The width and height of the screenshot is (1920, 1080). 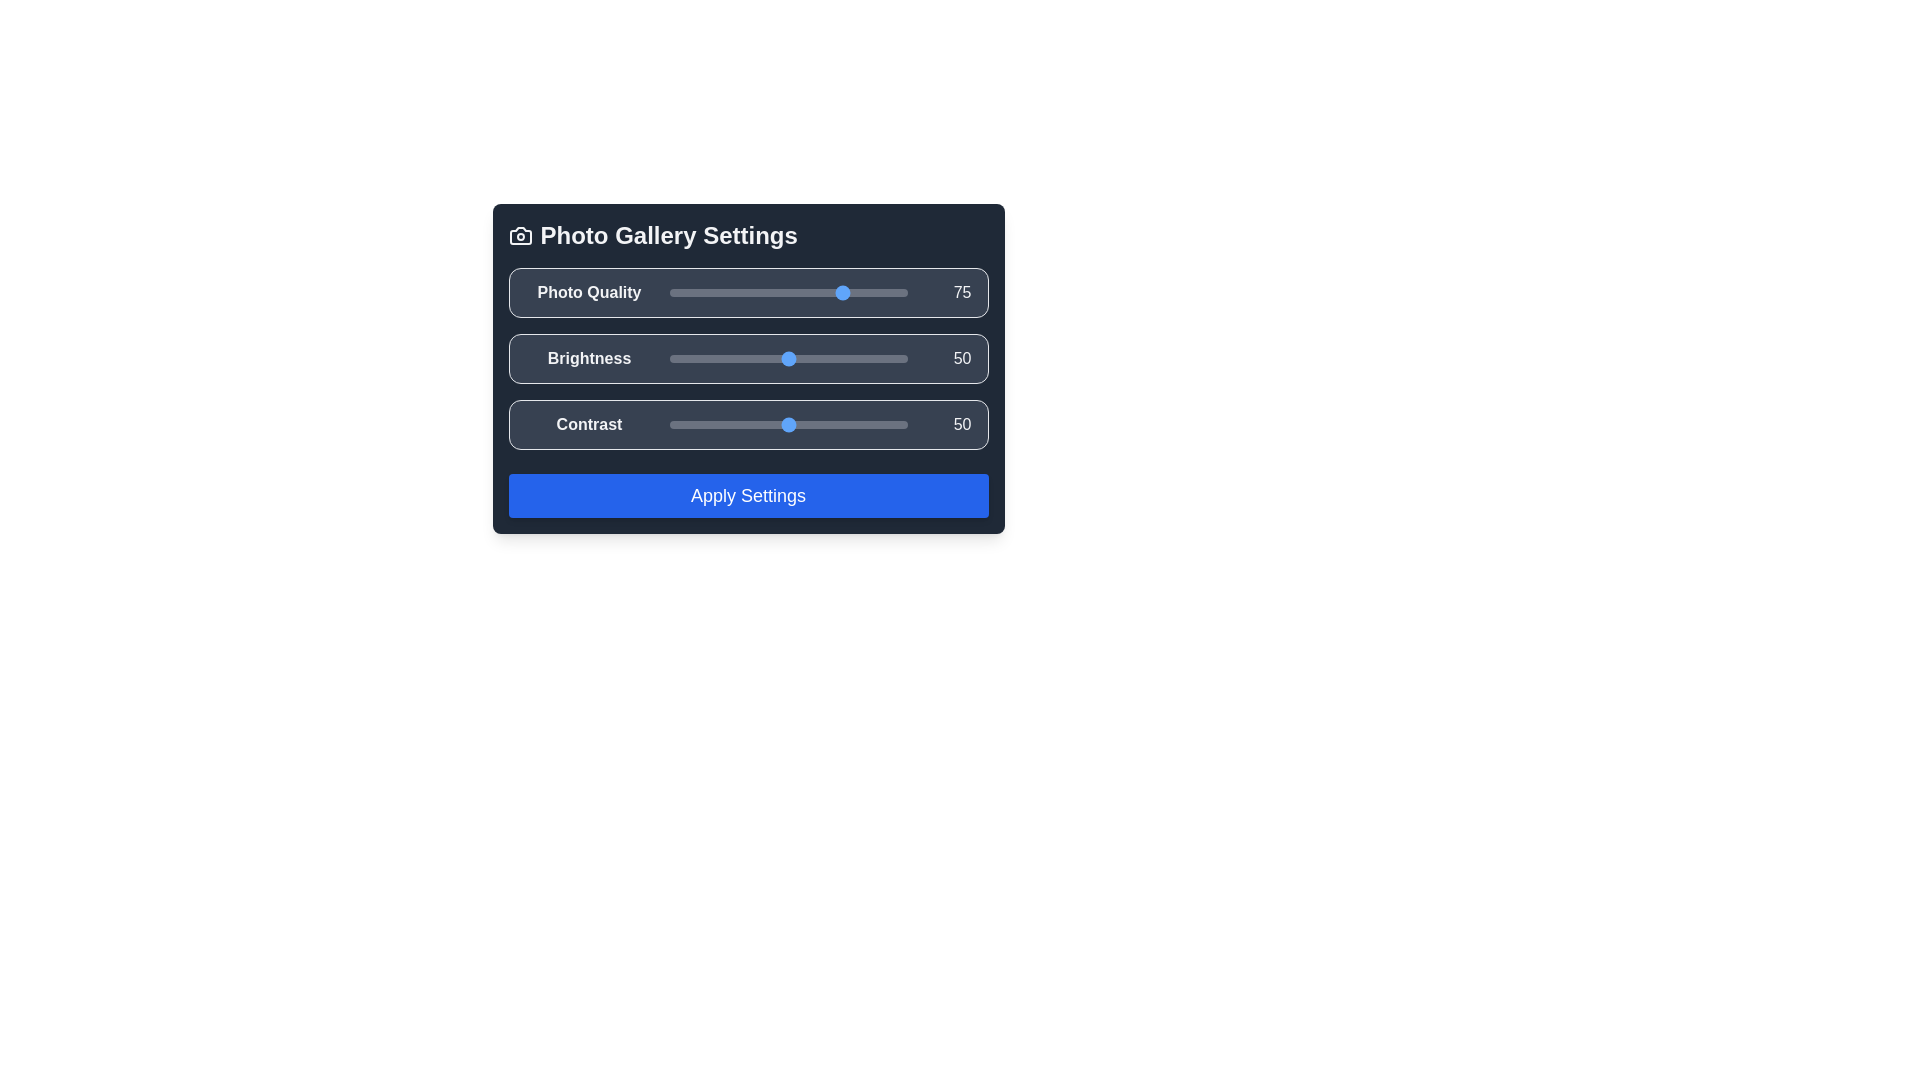 What do you see at coordinates (681, 423) in the screenshot?
I see `the contrast` at bounding box center [681, 423].